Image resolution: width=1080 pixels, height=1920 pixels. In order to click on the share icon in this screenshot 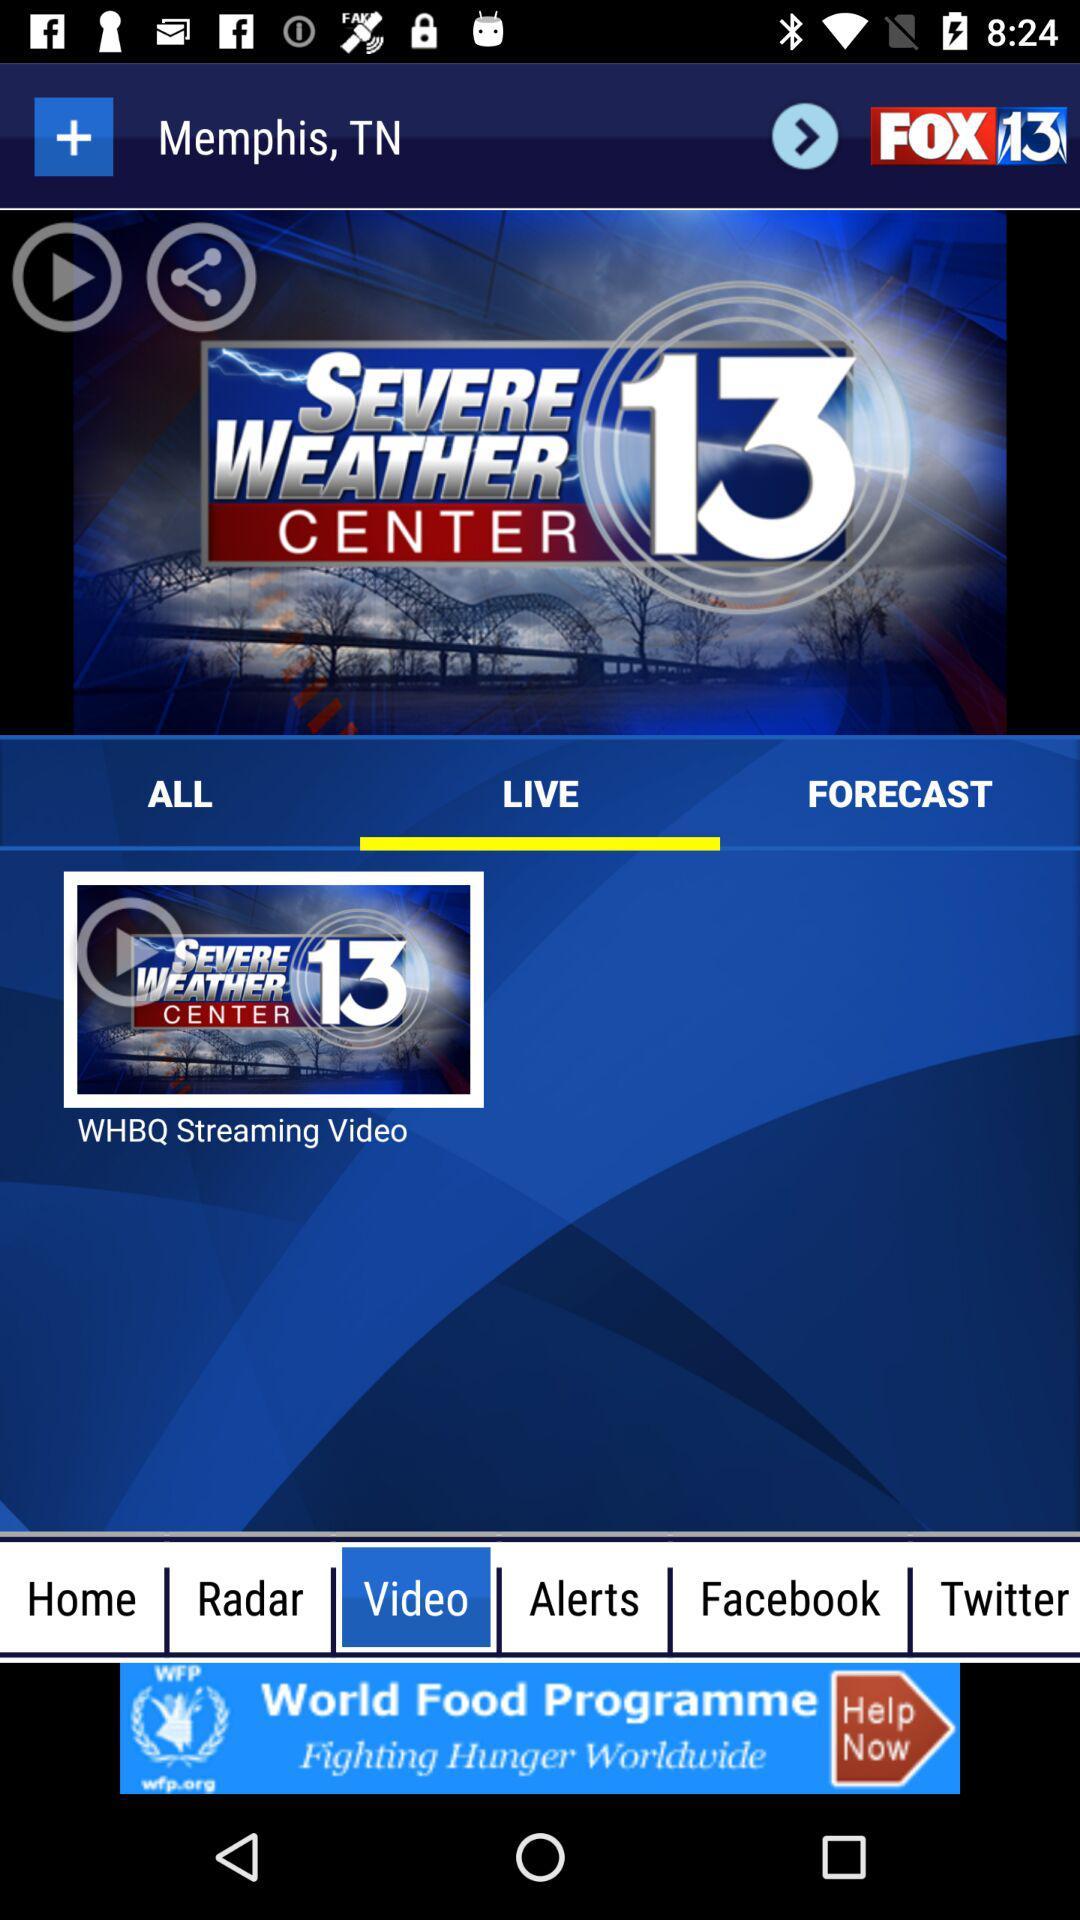, I will do `click(201, 276)`.